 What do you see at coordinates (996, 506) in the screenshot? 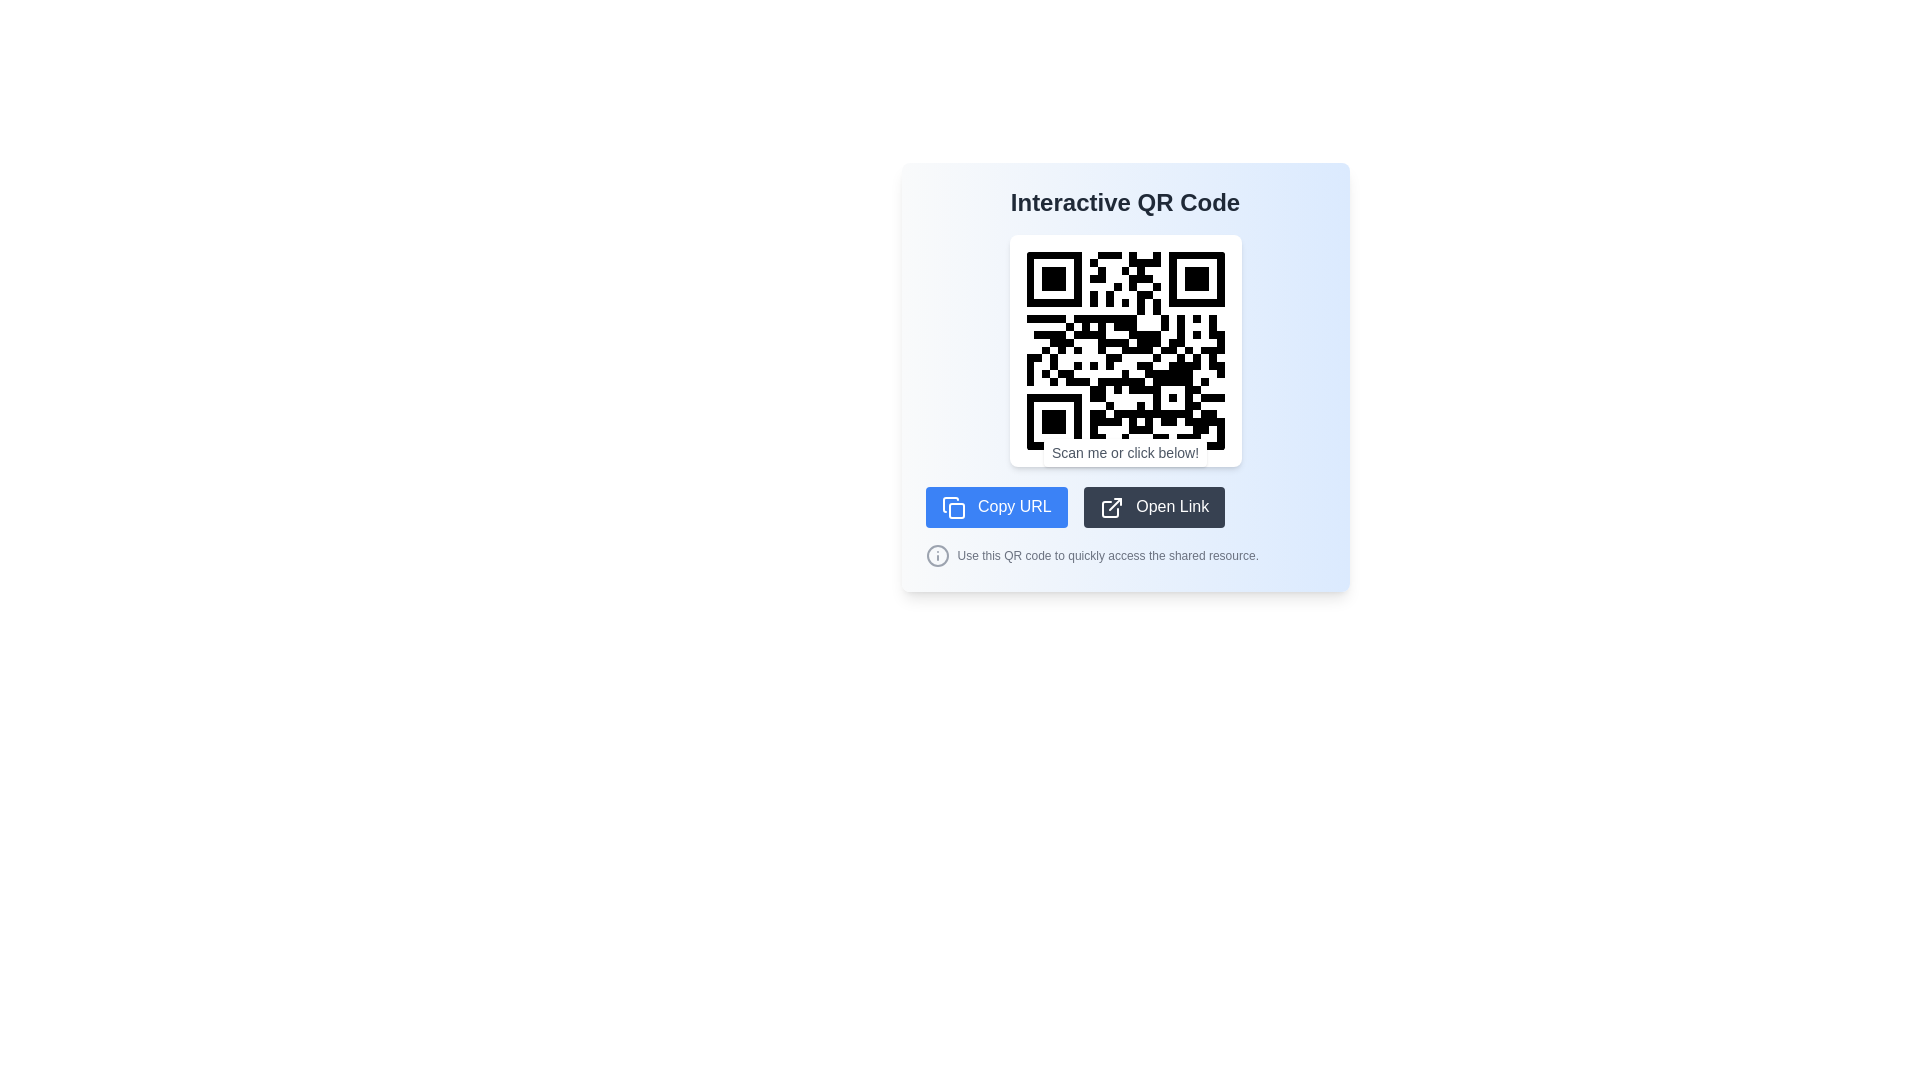
I see `the button located directly to the left of the 'Open Link' button to copy the URL to the clipboard` at bounding box center [996, 506].